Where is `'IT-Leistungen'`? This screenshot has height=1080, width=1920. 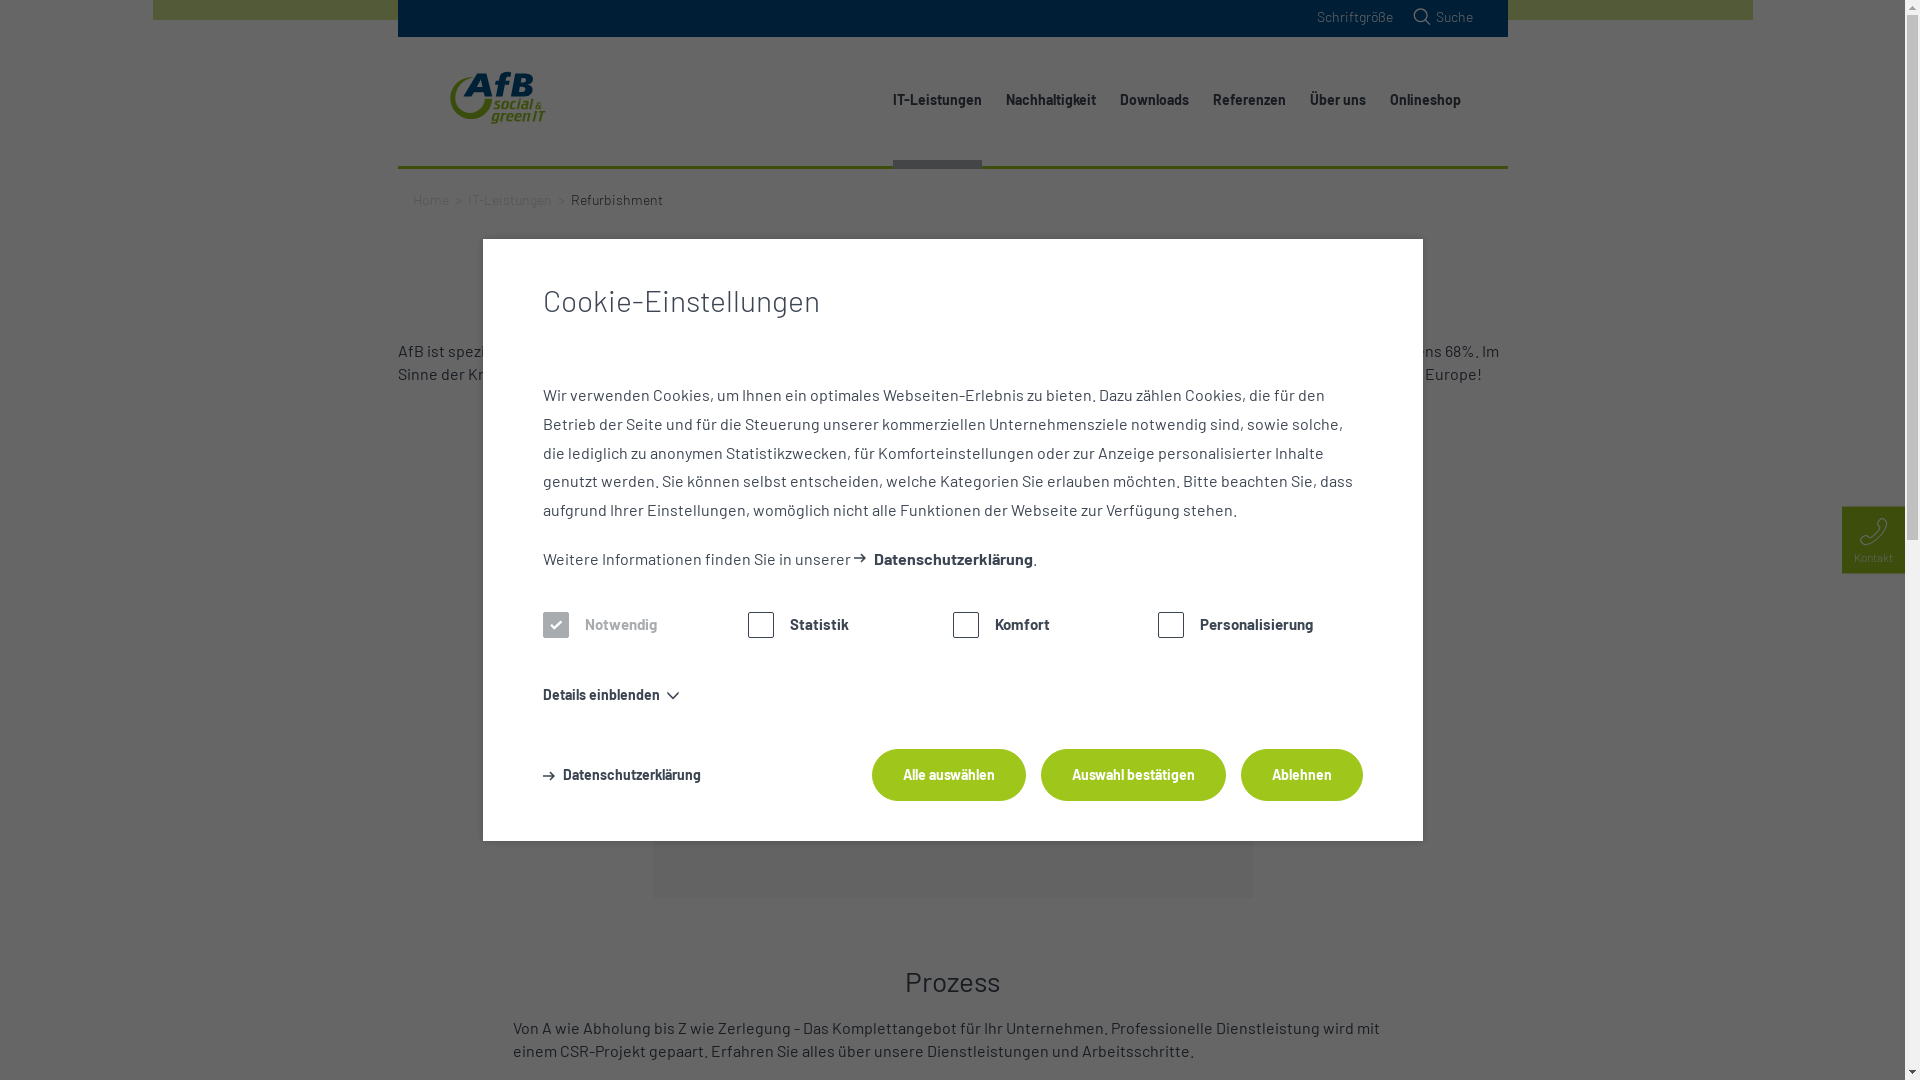
'IT-Leistungen' is located at coordinates (509, 199).